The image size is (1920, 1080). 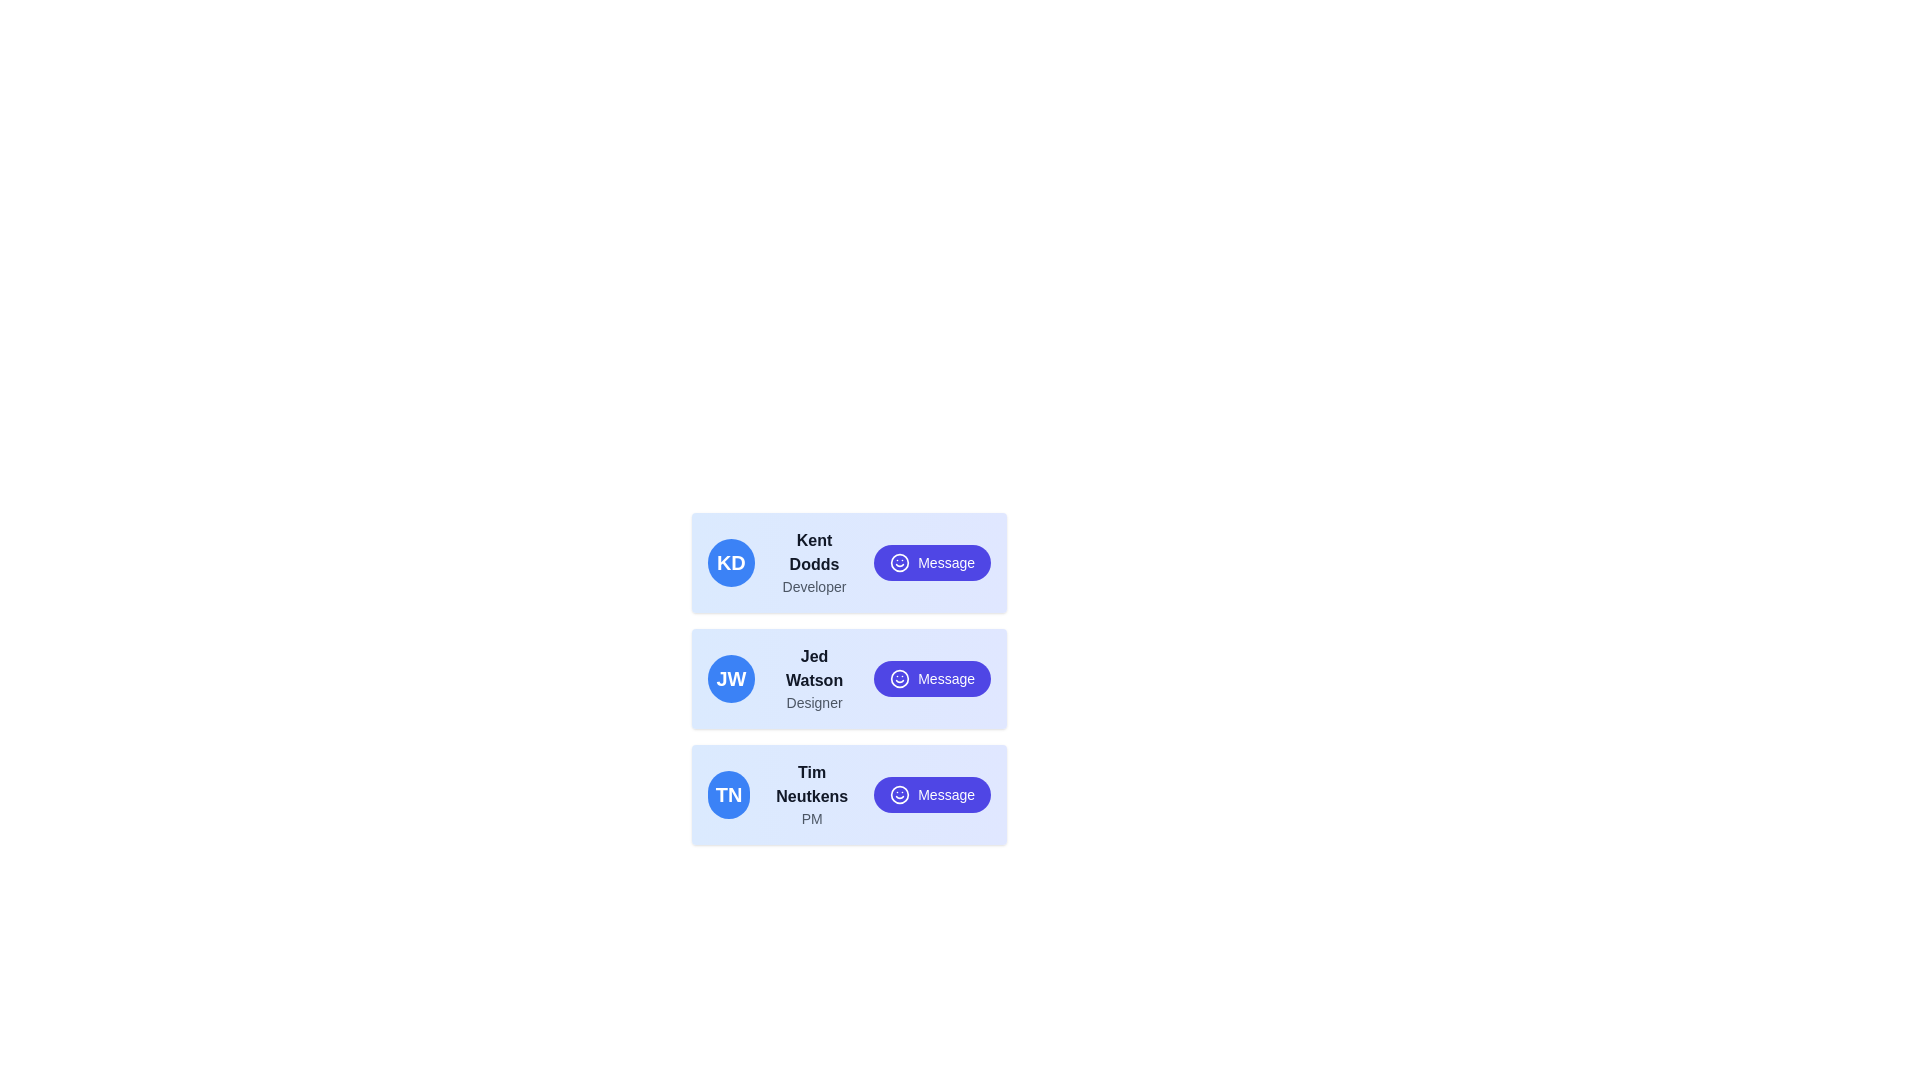 I want to click on the User Card displaying user information, which is the third entry in the list located below 'Jed Watson' and 'Kent Dodds', so click(x=849, y=793).